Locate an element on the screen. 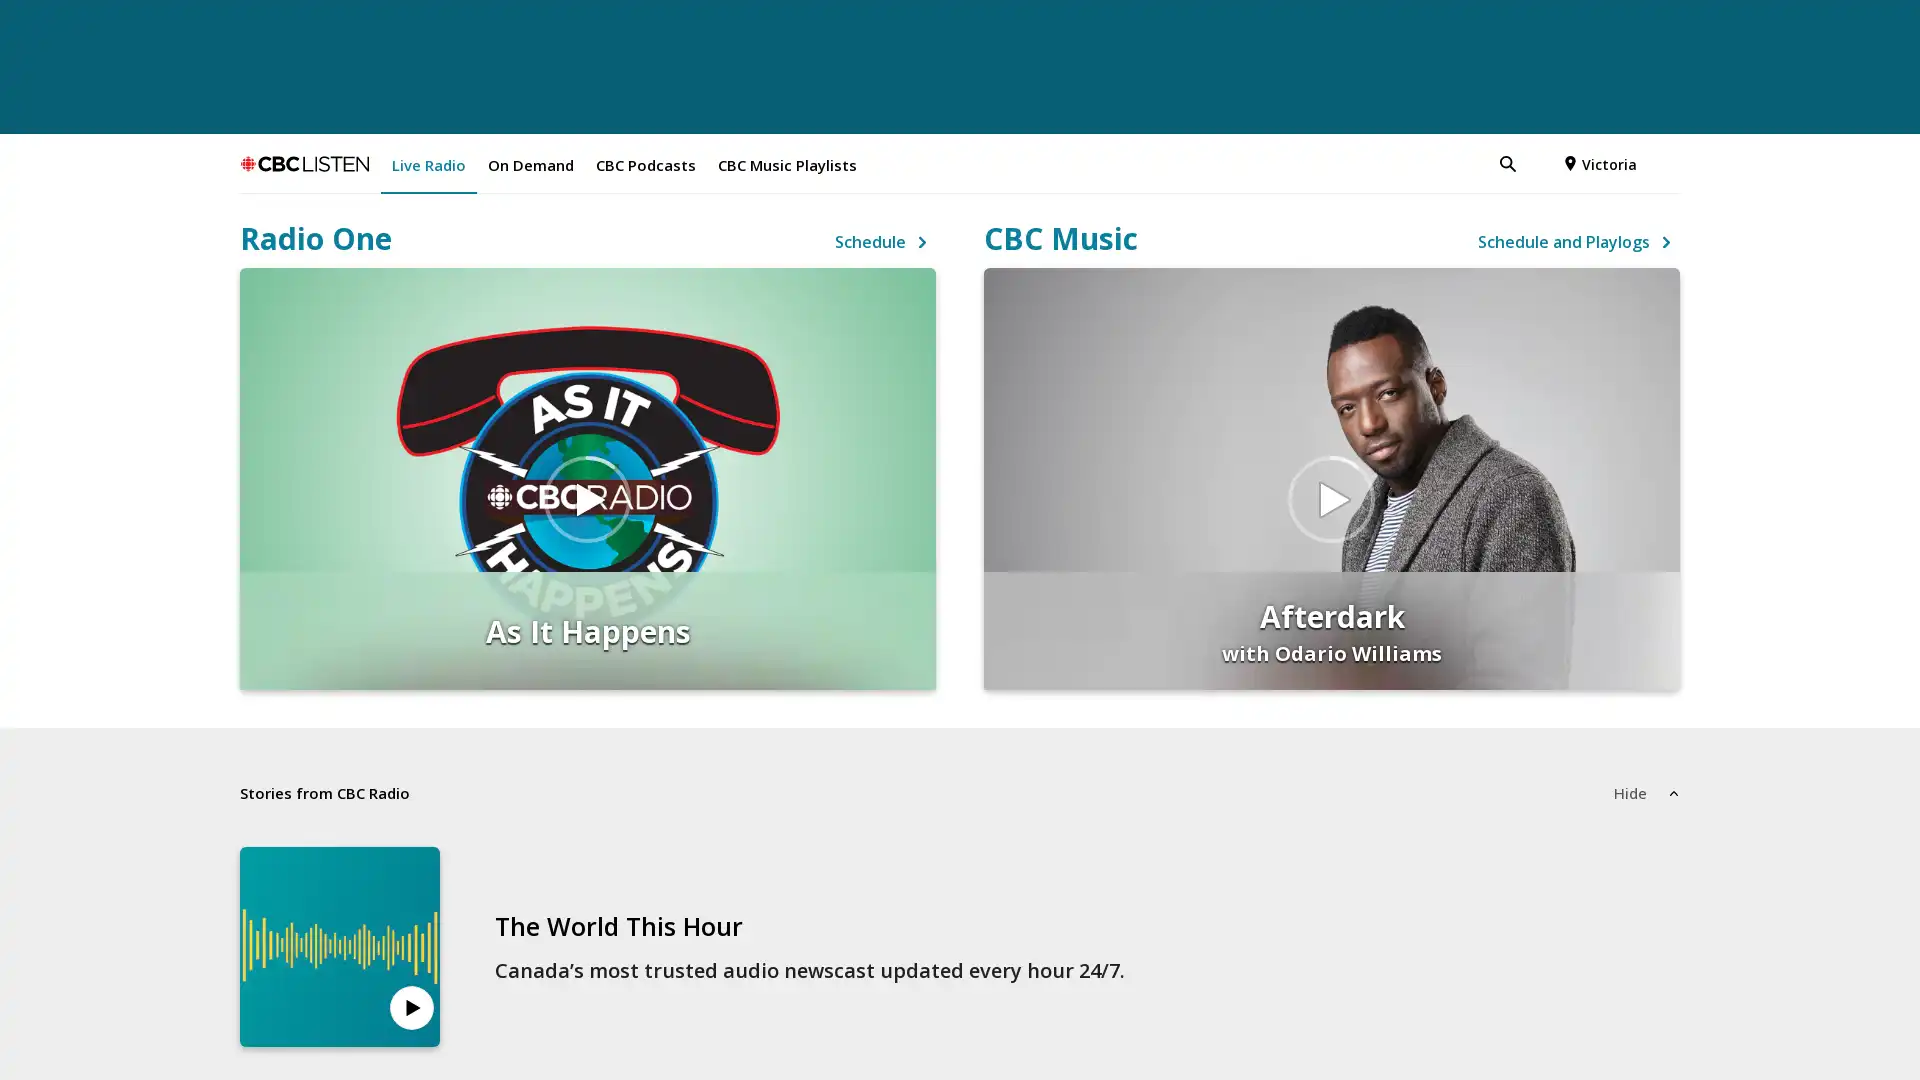 The height and width of the screenshot is (1080, 1920). Play CBC News: The World This Hour is located at coordinates (411, 918).